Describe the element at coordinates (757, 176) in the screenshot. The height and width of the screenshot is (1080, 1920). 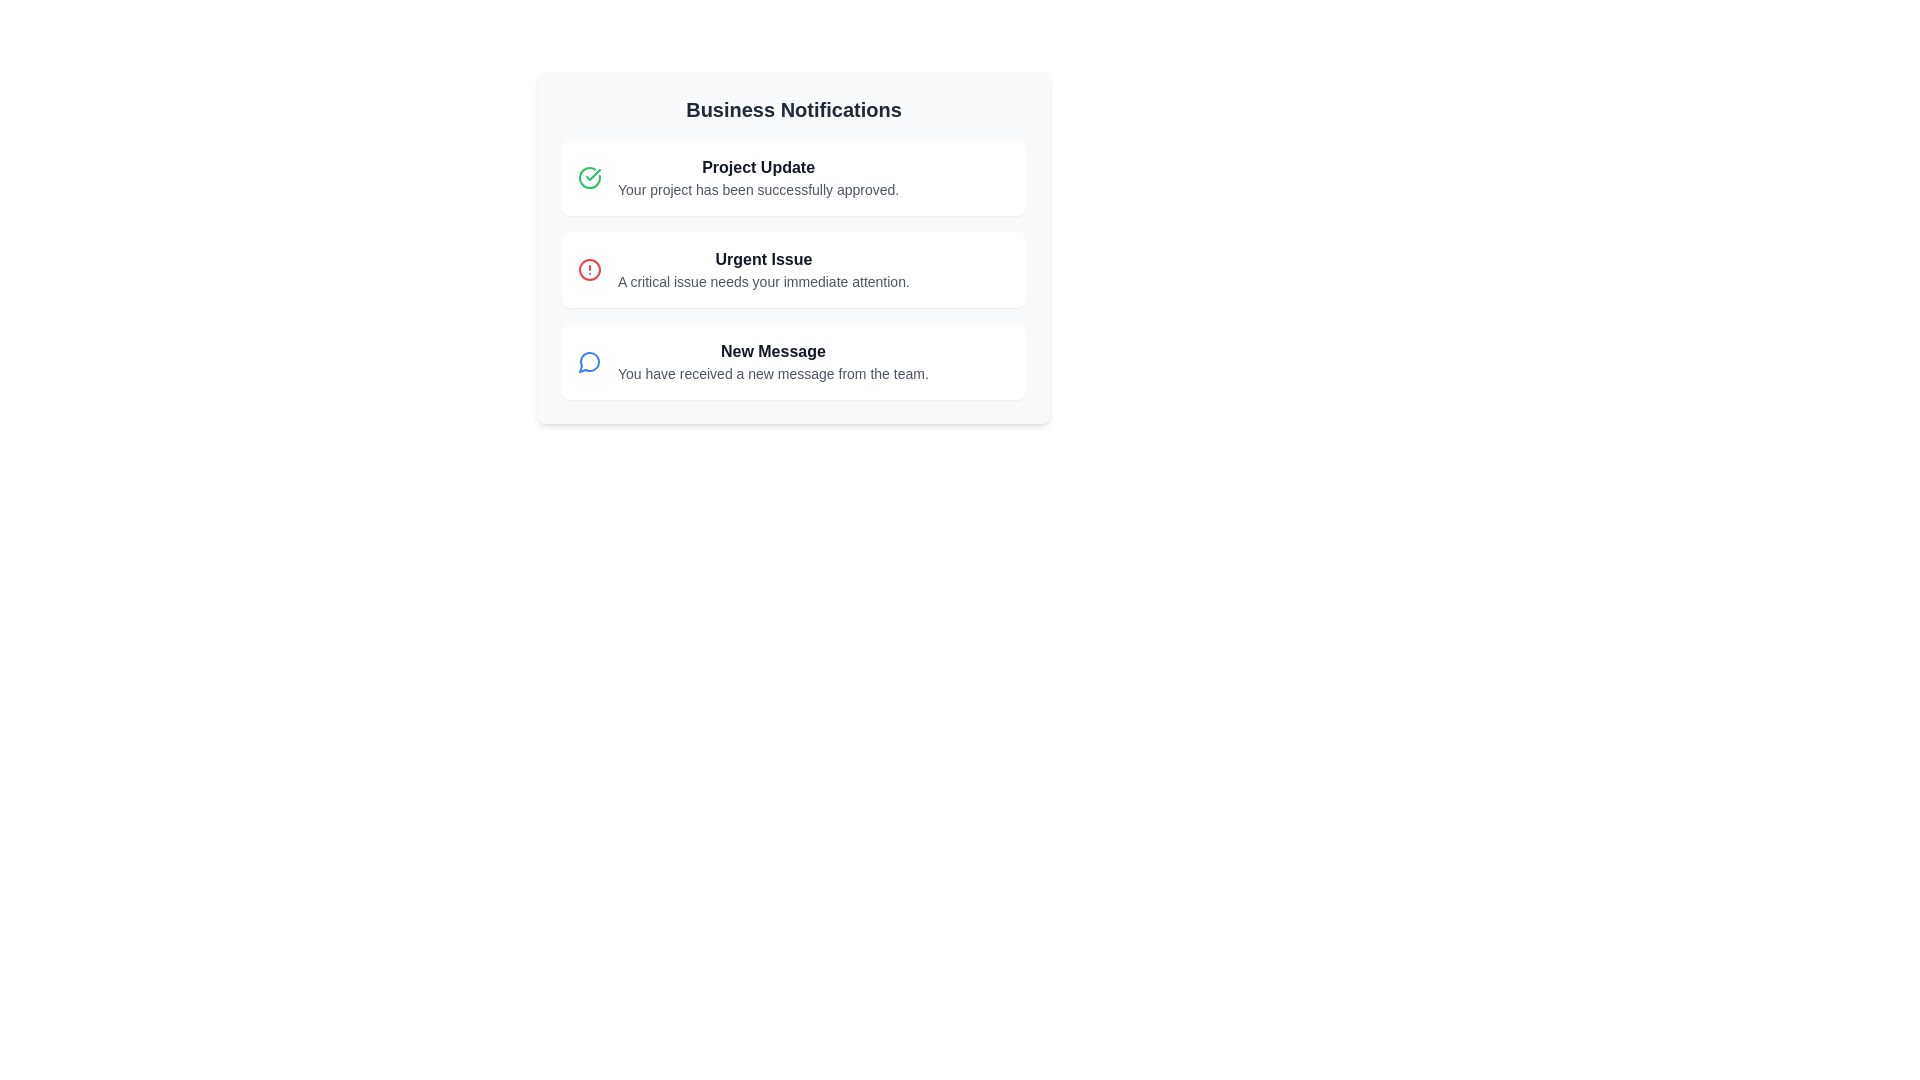
I see `the interactive text component in the first notification card that informs the user about a project update` at that location.